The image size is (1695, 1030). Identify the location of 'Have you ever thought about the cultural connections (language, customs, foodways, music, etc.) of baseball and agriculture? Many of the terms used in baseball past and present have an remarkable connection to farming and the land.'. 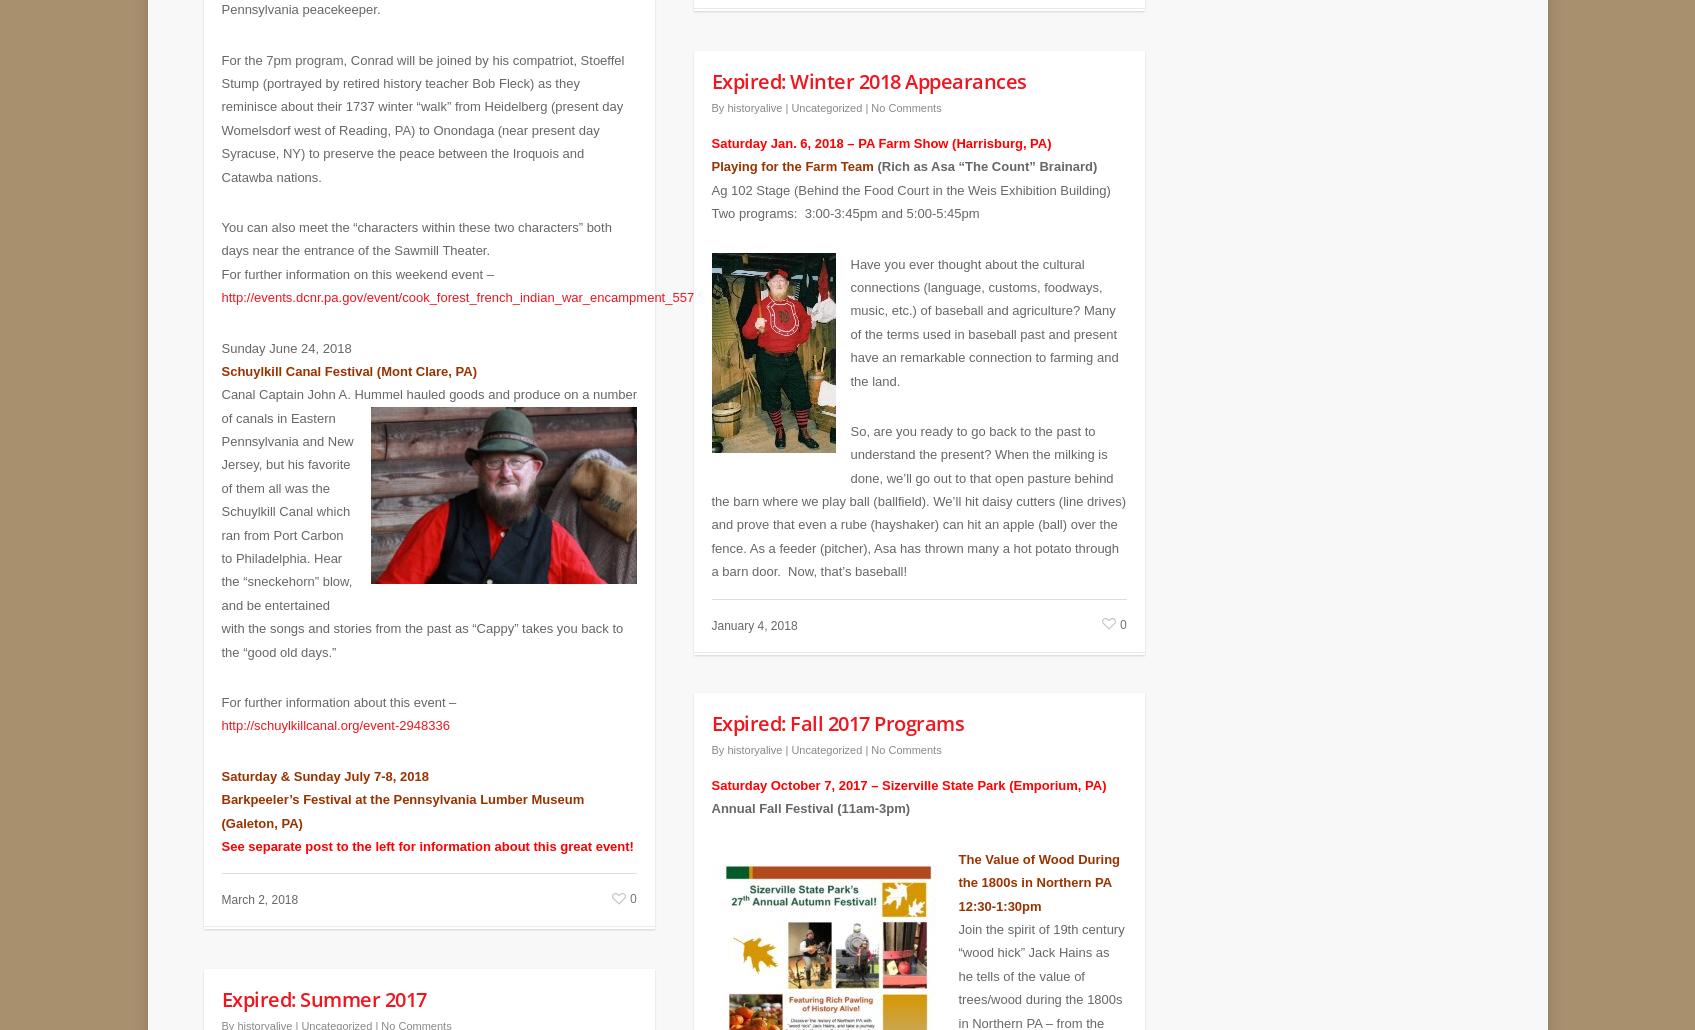
(982, 306).